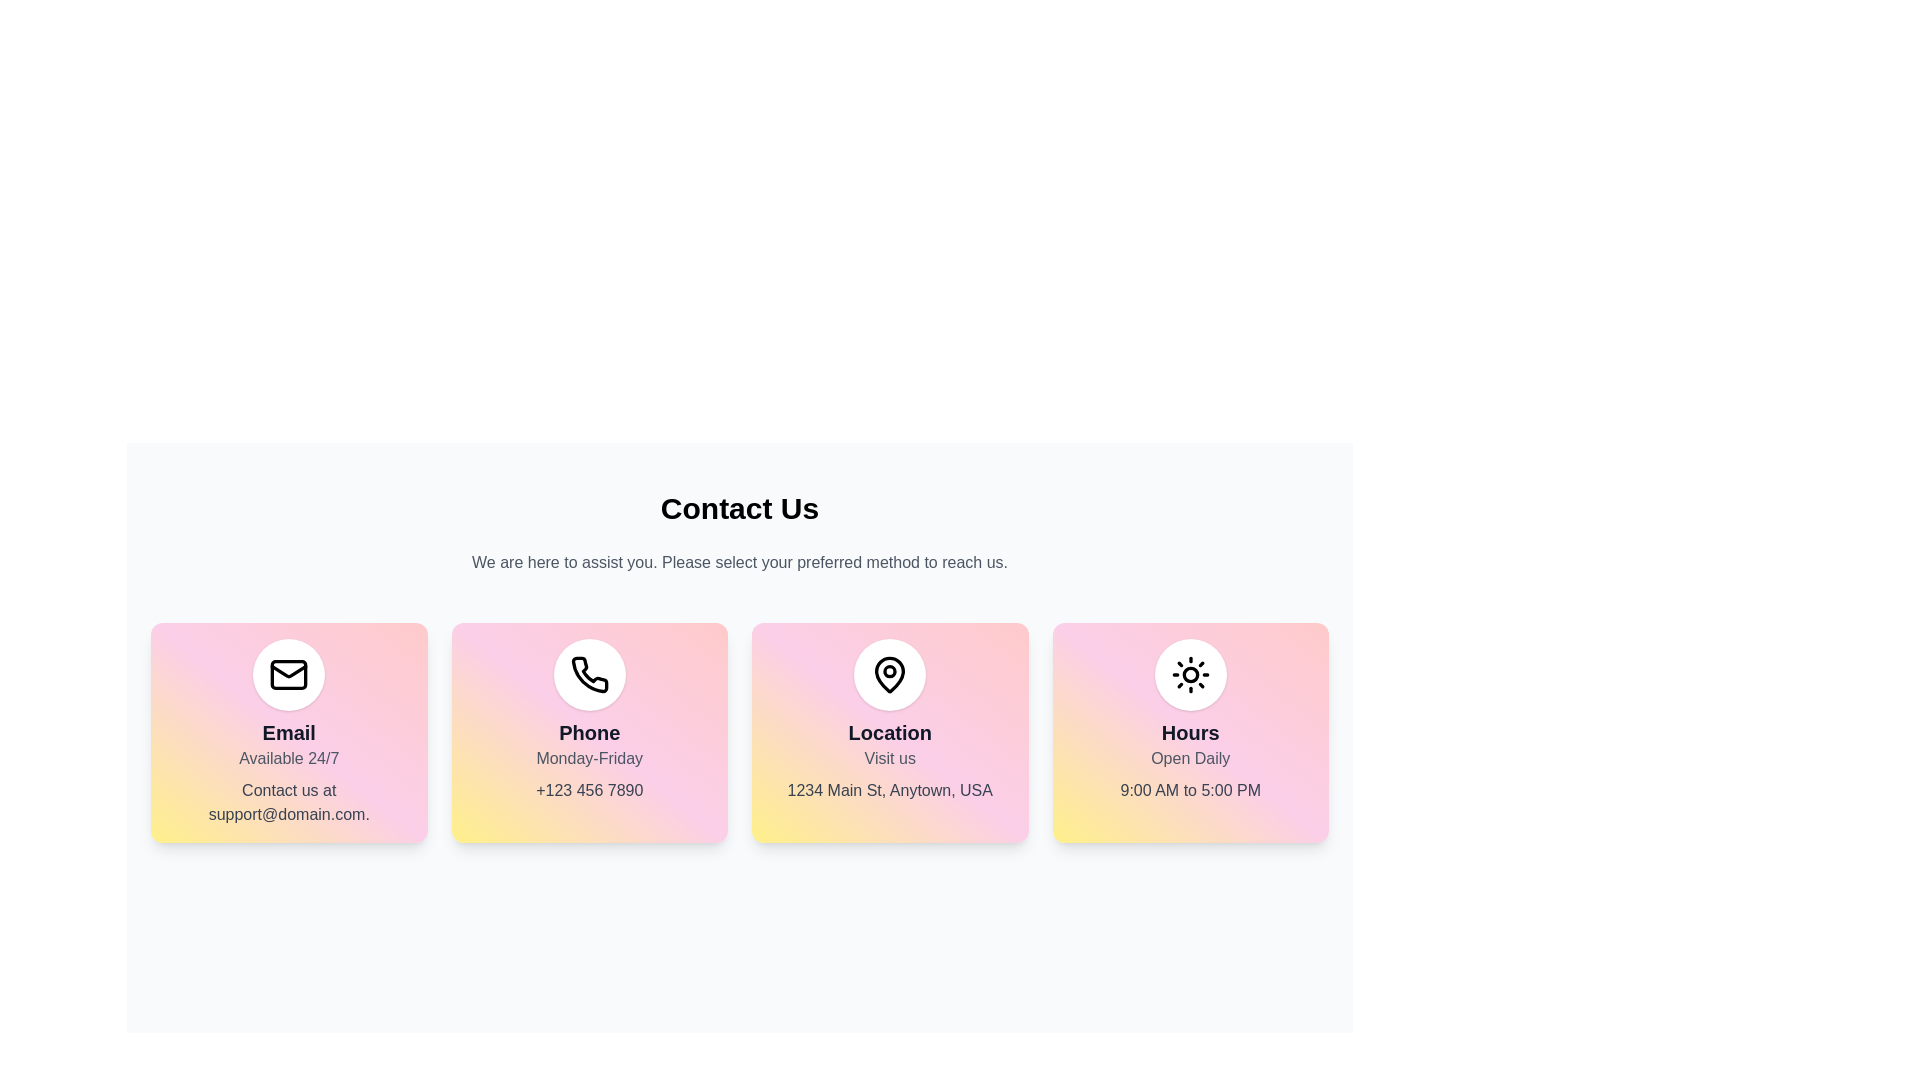 Image resolution: width=1920 pixels, height=1080 pixels. What do you see at coordinates (1190, 675) in the screenshot?
I see `properties of the SVG Circle representing the sun's core in the 'Hours' card located at the top-right corner of the interface` at bounding box center [1190, 675].